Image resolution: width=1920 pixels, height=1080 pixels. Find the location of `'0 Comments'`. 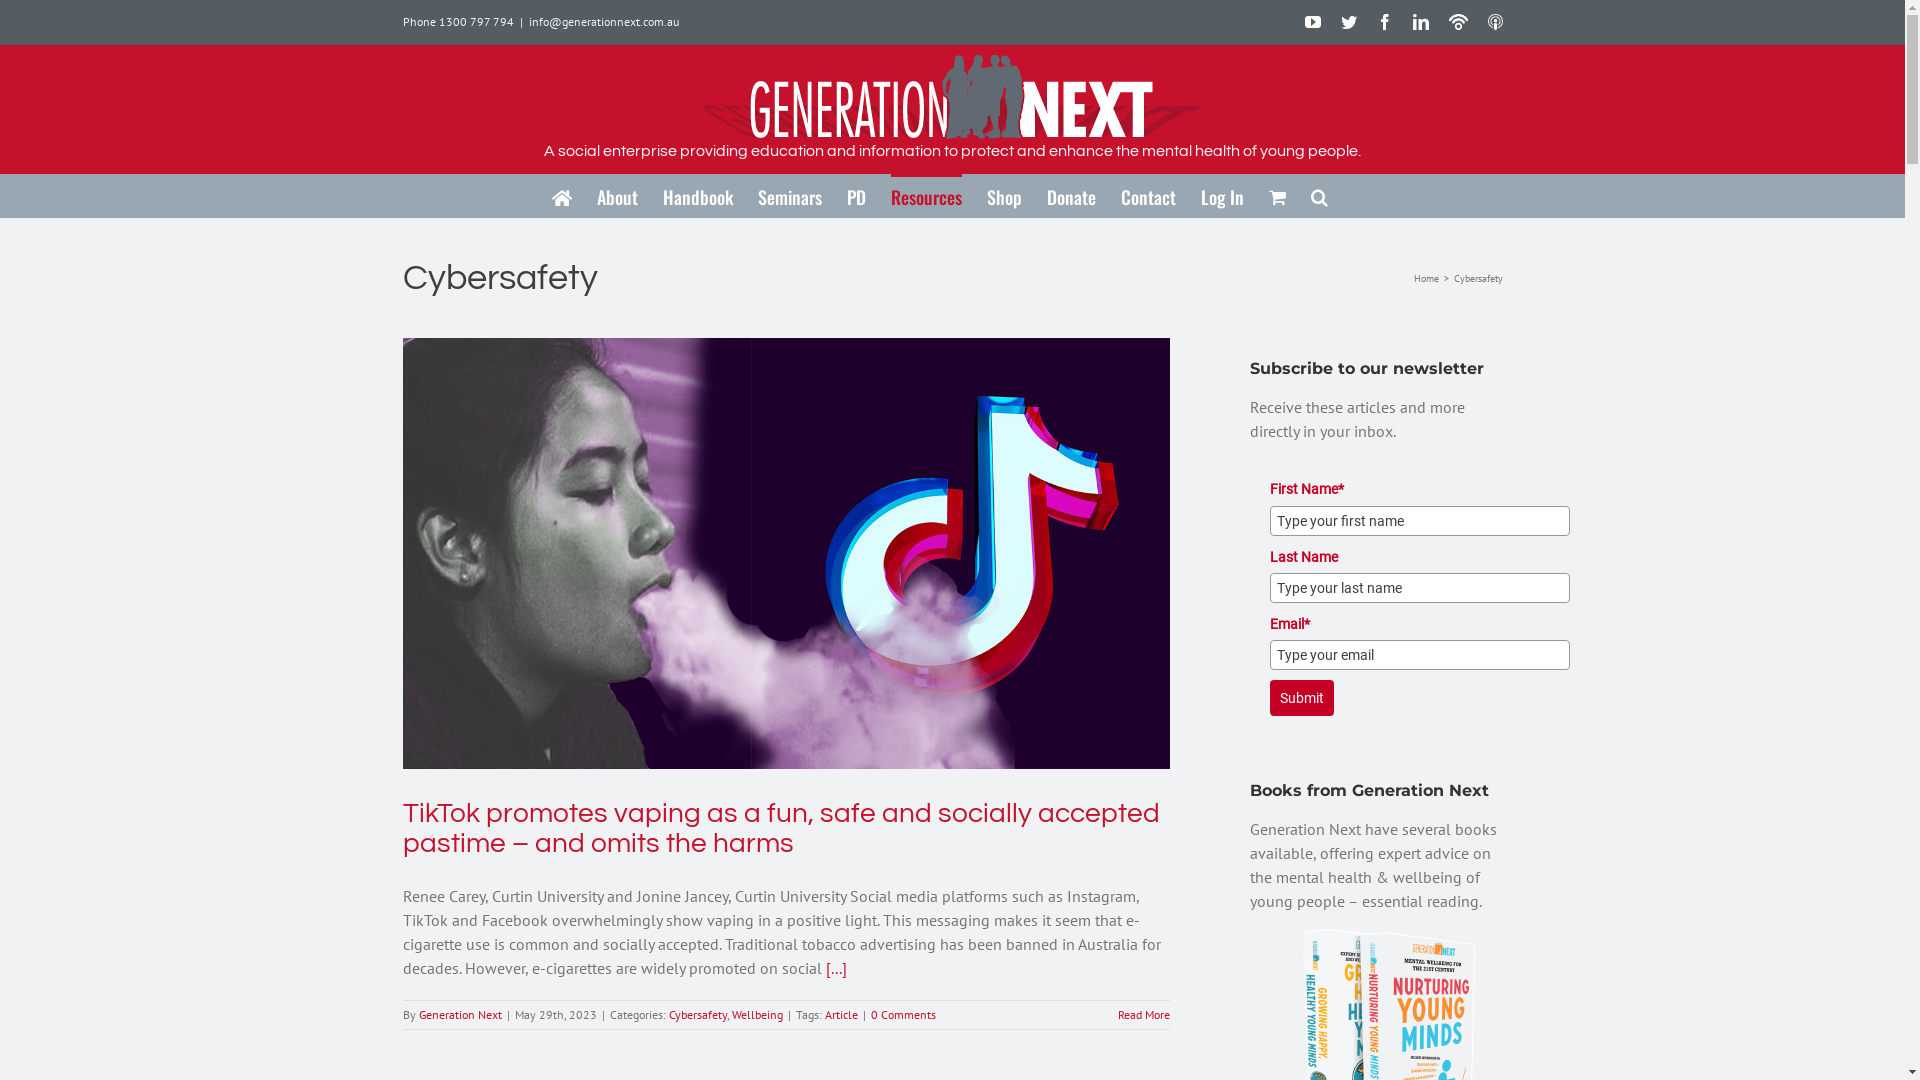

'0 Comments' is located at coordinates (901, 1014).